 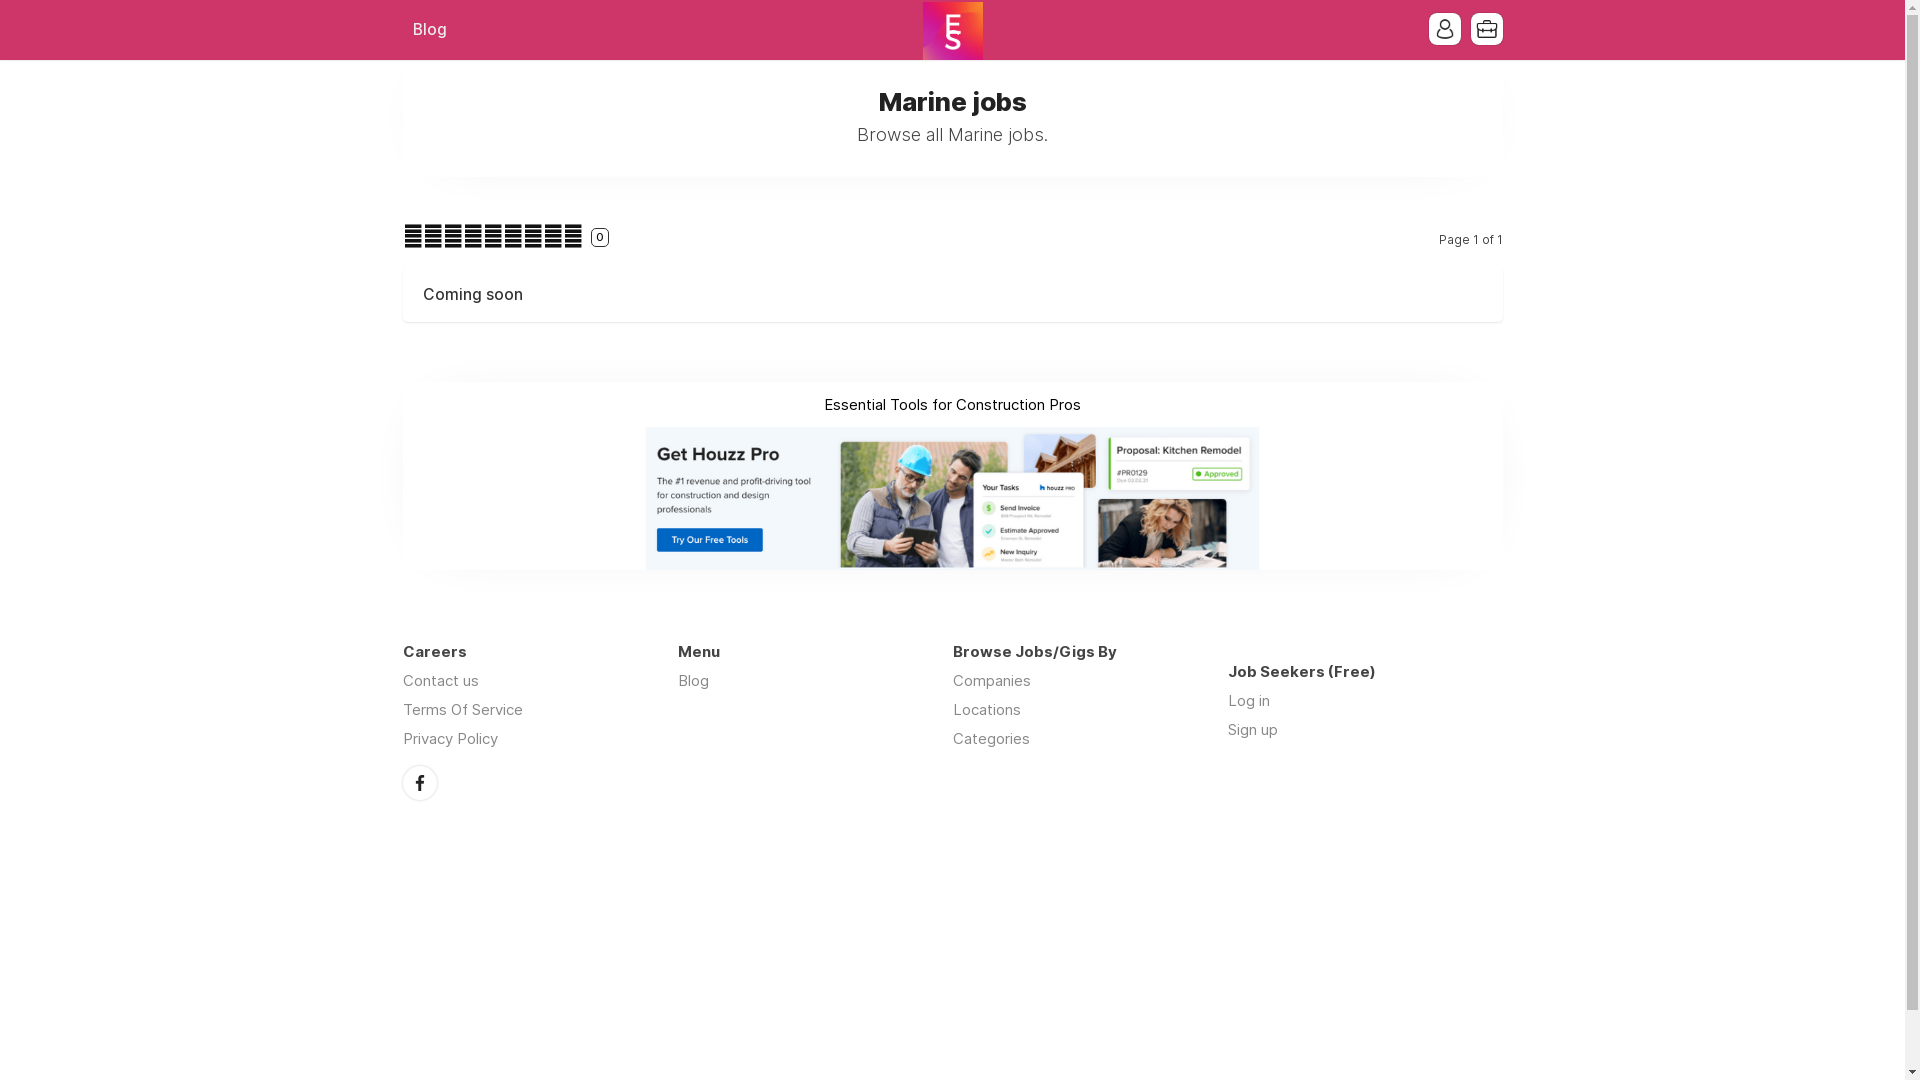 I want to click on 'Privacy Policy', so click(x=401, y=738).